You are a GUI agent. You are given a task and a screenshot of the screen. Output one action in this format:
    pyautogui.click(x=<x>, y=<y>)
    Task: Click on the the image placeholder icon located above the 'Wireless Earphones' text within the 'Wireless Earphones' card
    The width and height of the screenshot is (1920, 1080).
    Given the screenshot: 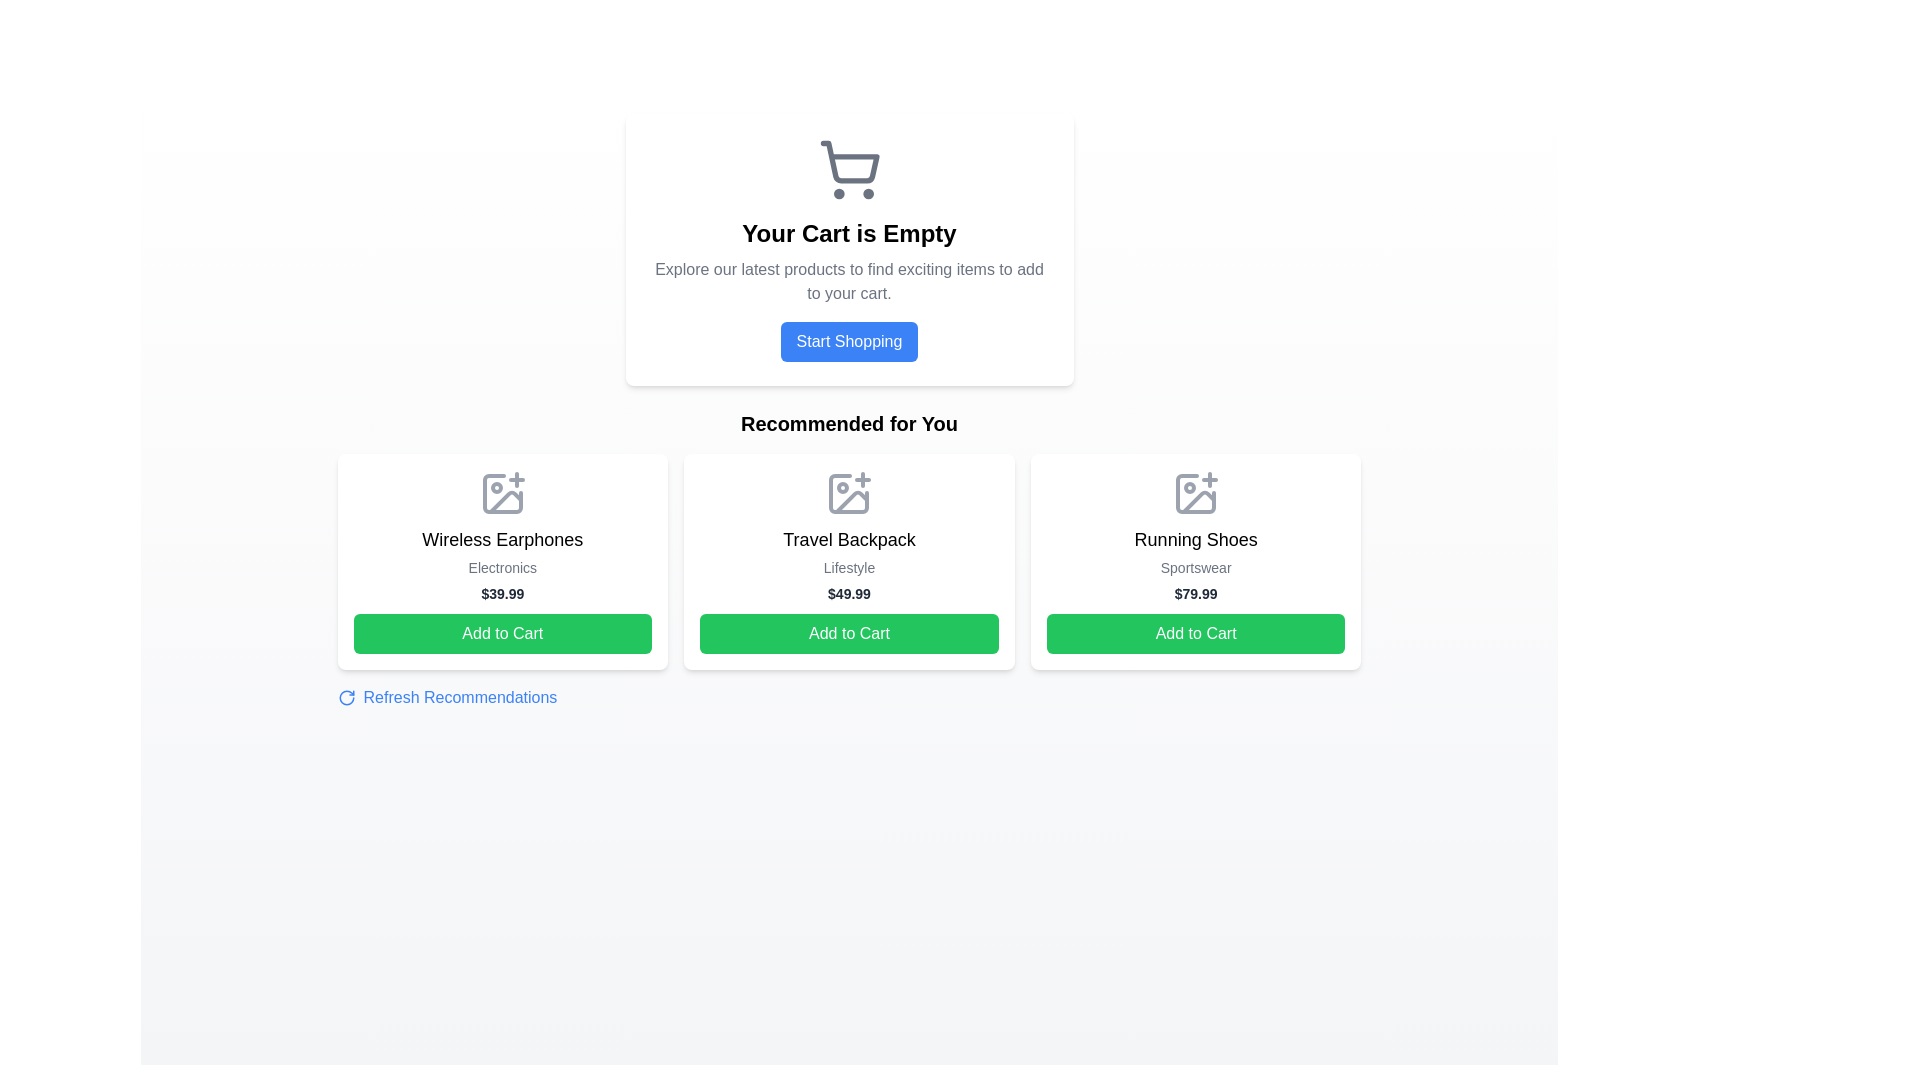 What is the action you would take?
    pyautogui.click(x=502, y=493)
    